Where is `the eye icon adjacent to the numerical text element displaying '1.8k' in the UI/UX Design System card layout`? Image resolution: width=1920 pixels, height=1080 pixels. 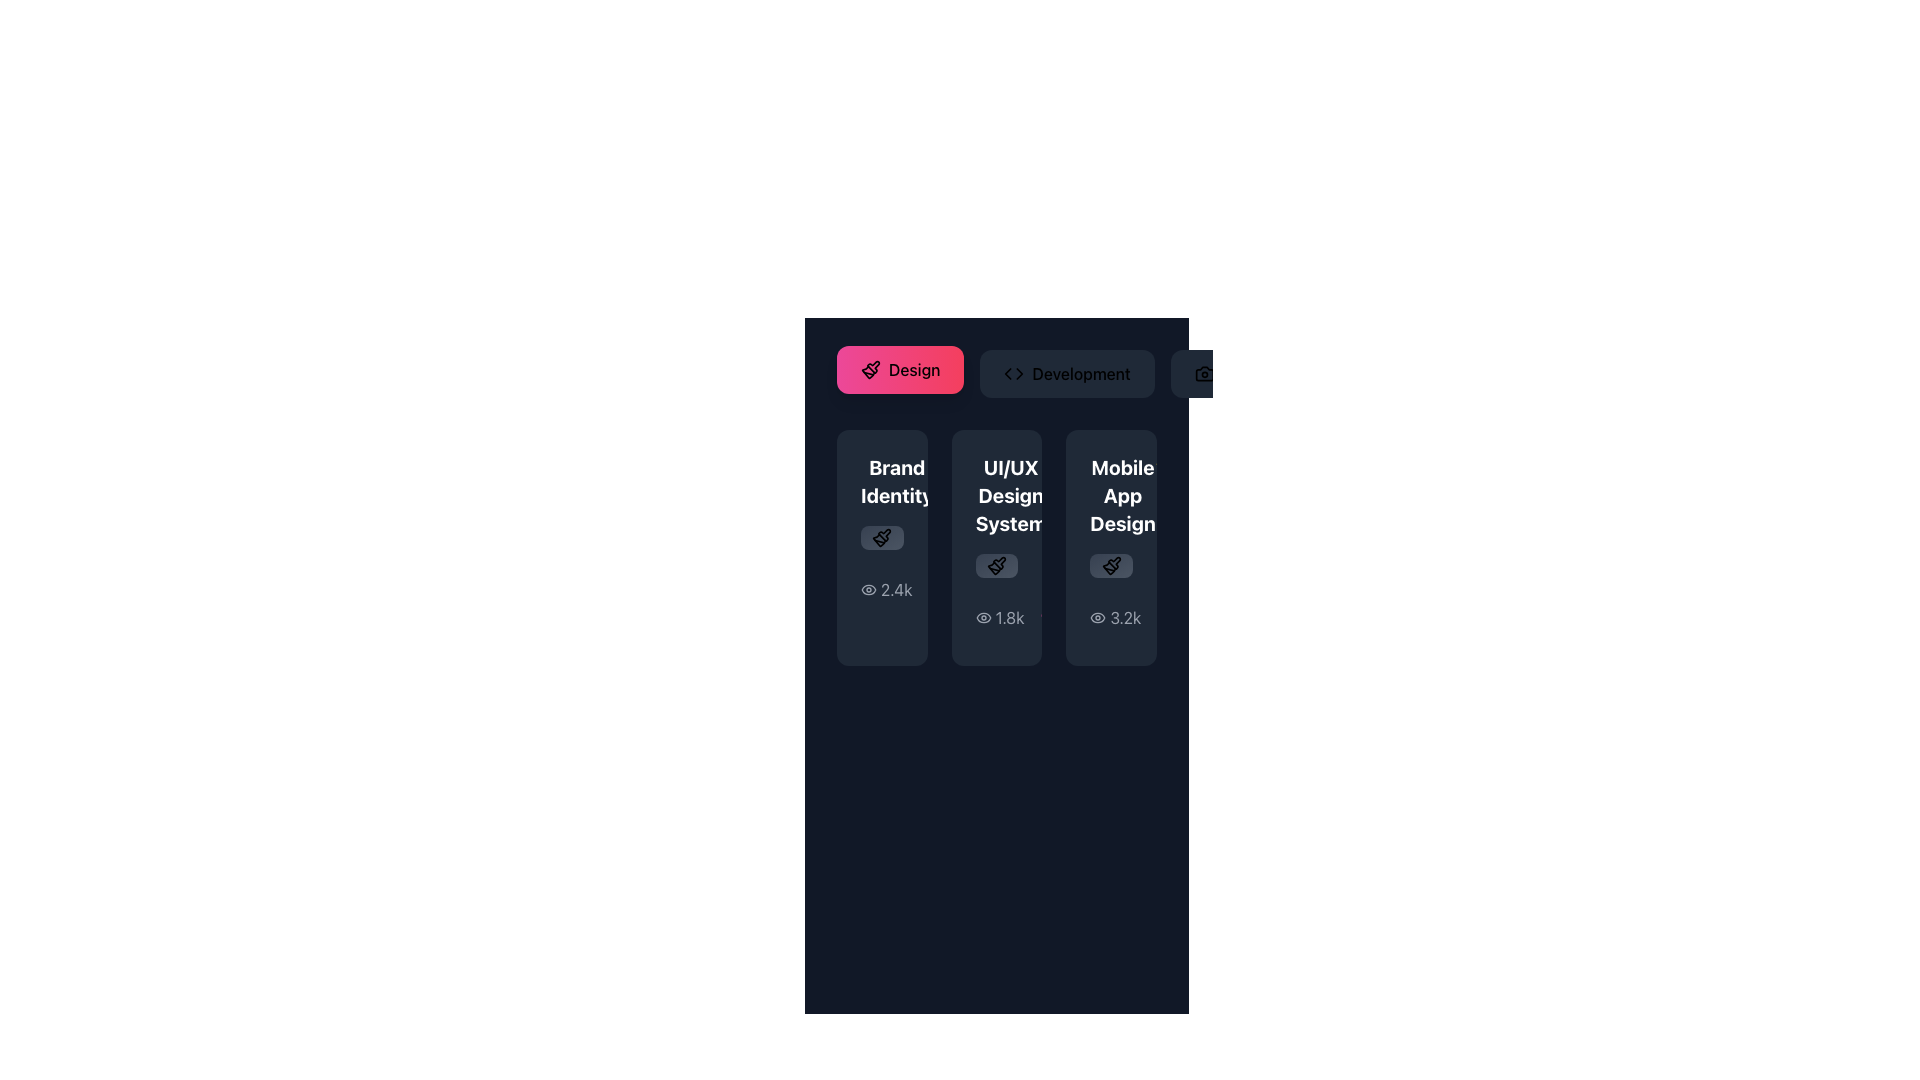 the eye icon adjacent to the numerical text element displaying '1.8k' in the UI/UX Design System card layout is located at coordinates (999, 616).